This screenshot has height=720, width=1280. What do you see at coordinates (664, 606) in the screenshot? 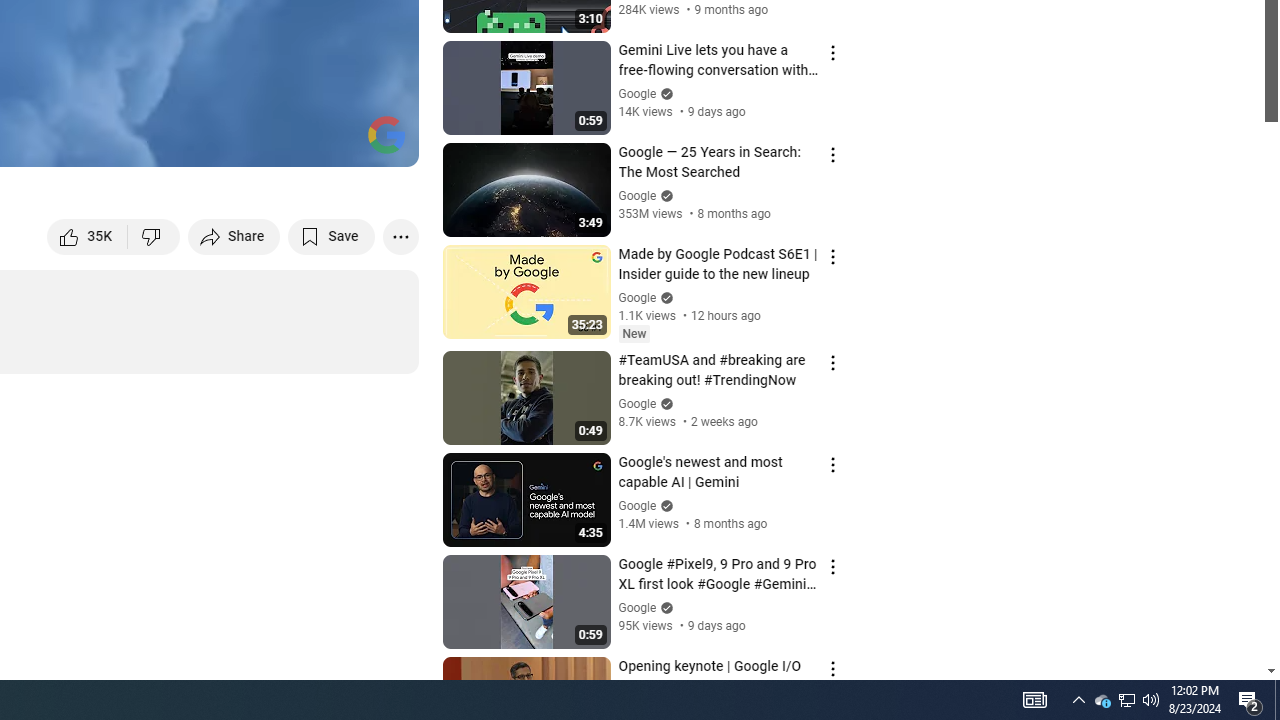
I see `'Verified'` at bounding box center [664, 606].